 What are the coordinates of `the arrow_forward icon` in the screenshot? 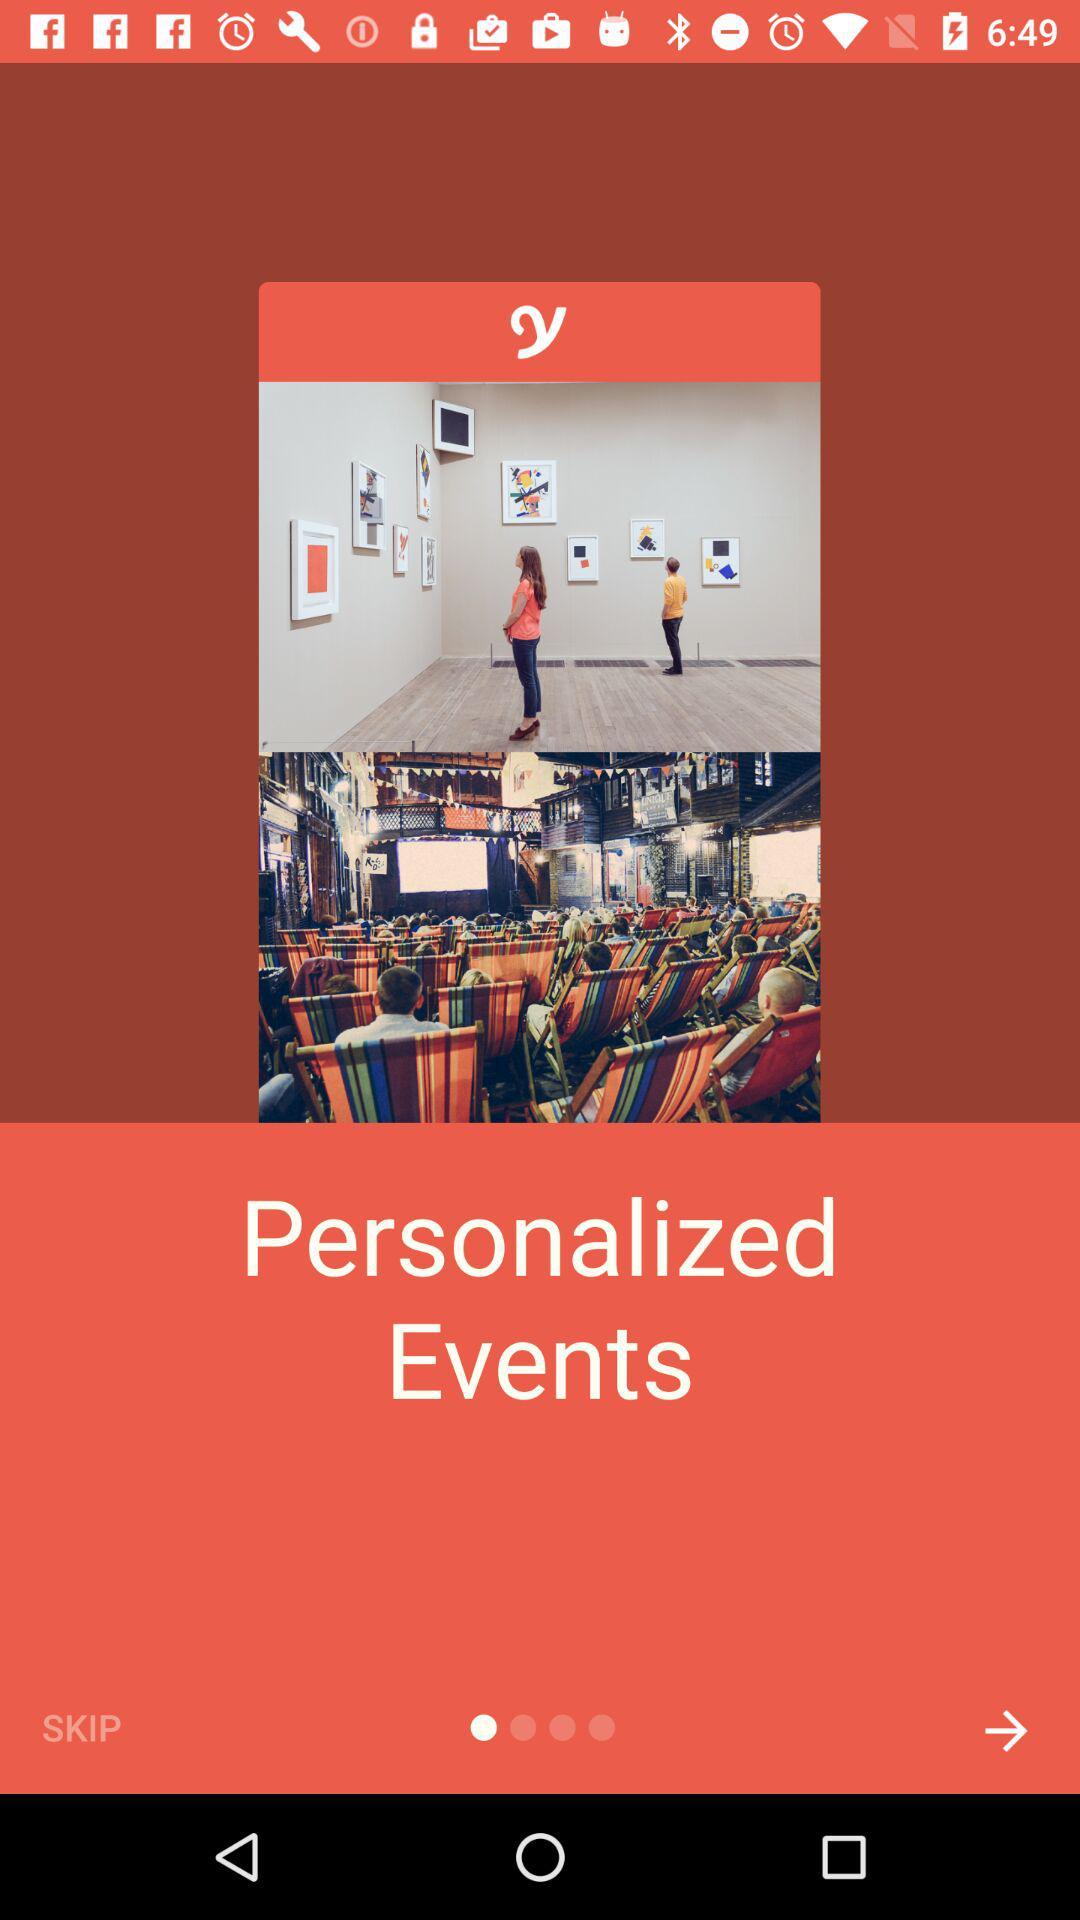 It's located at (1006, 1724).